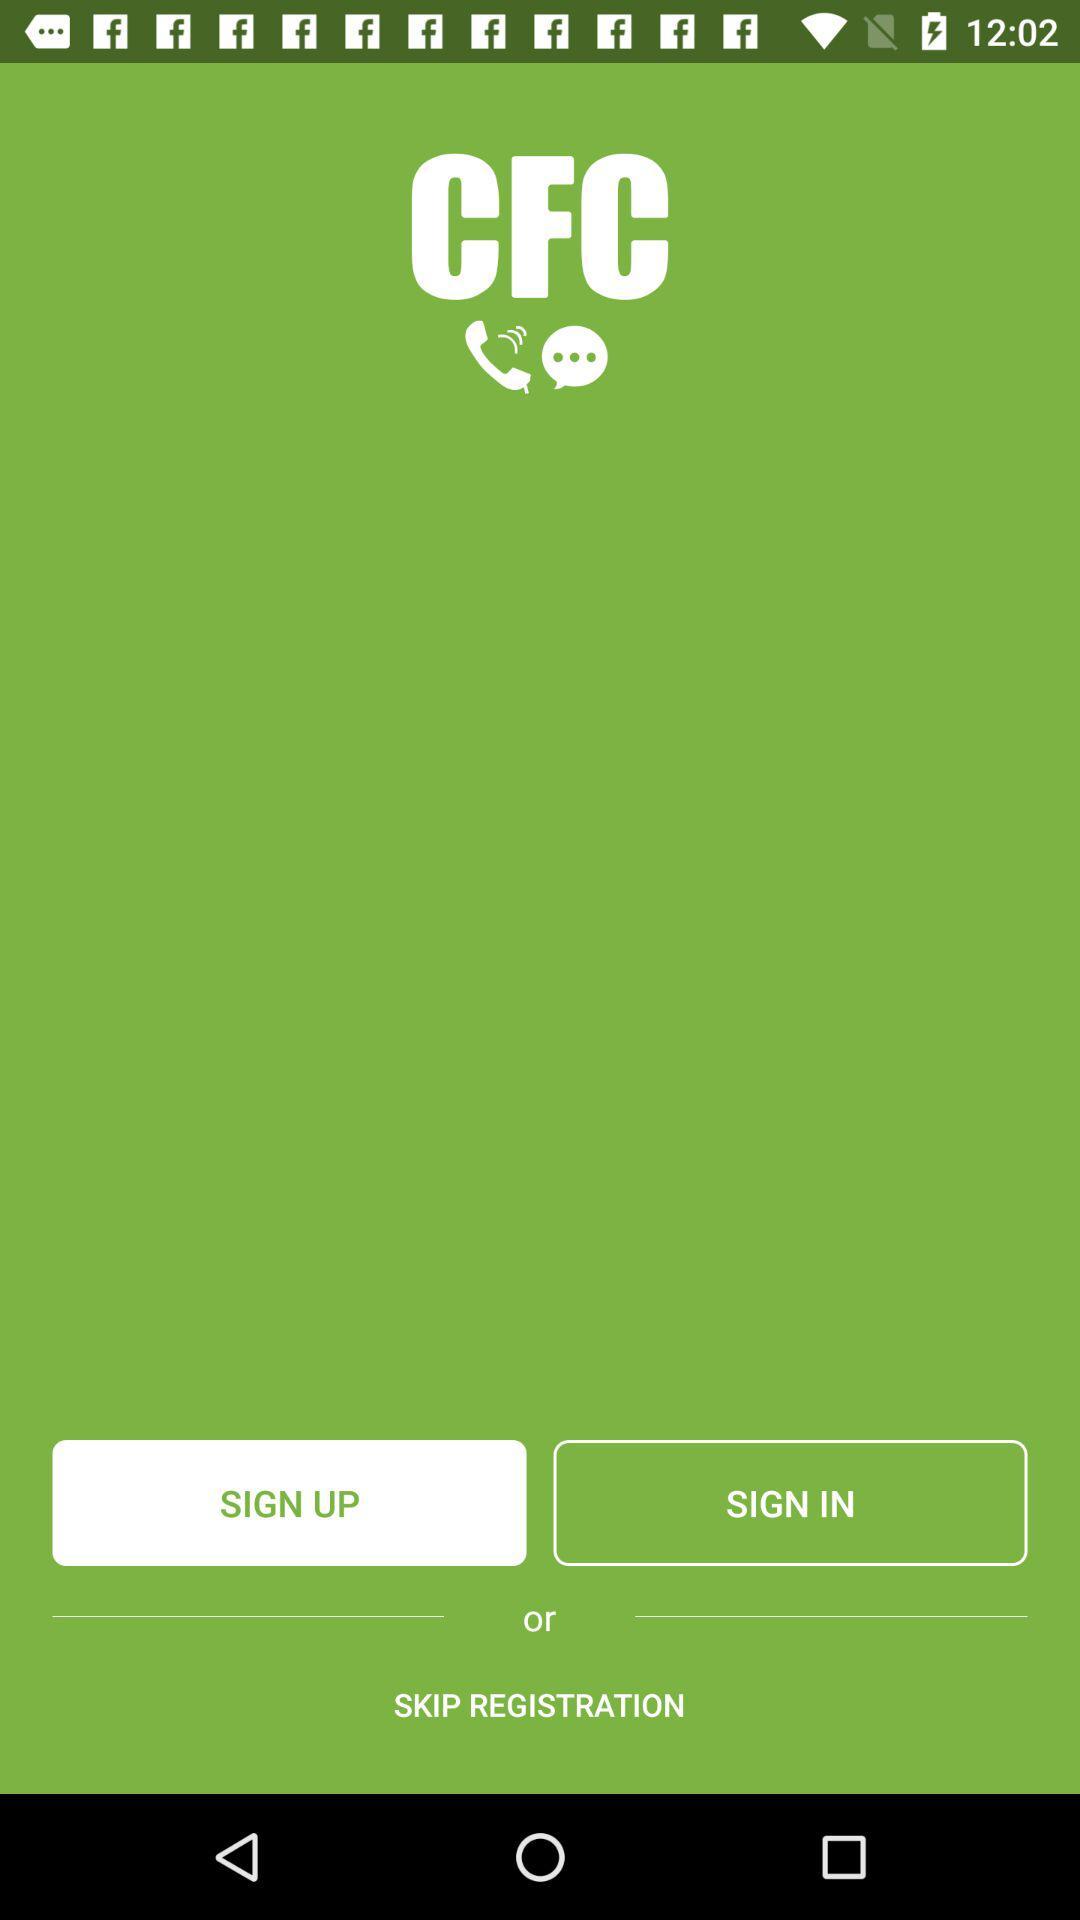  What do you see at coordinates (789, 1502) in the screenshot?
I see `the icon above or icon` at bounding box center [789, 1502].